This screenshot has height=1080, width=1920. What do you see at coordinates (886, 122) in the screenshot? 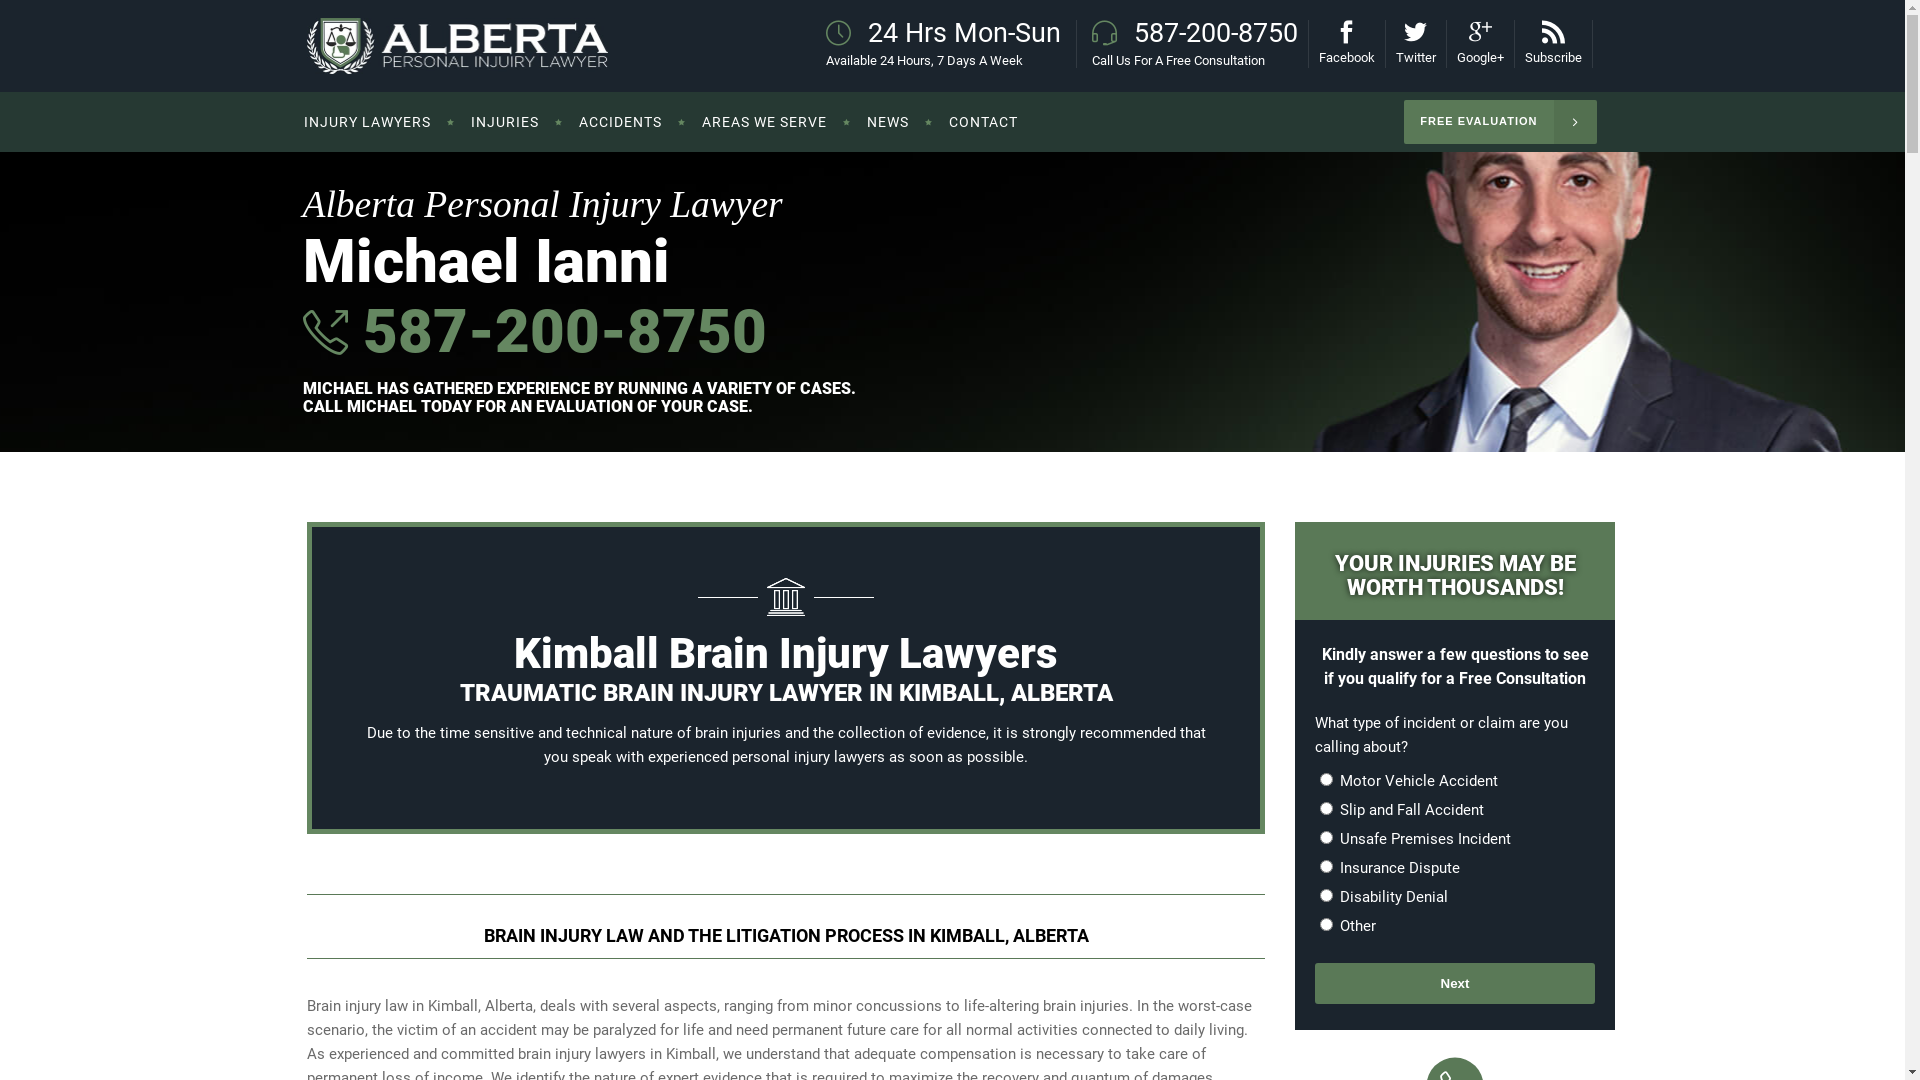
I see `'NEWS'` at bounding box center [886, 122].